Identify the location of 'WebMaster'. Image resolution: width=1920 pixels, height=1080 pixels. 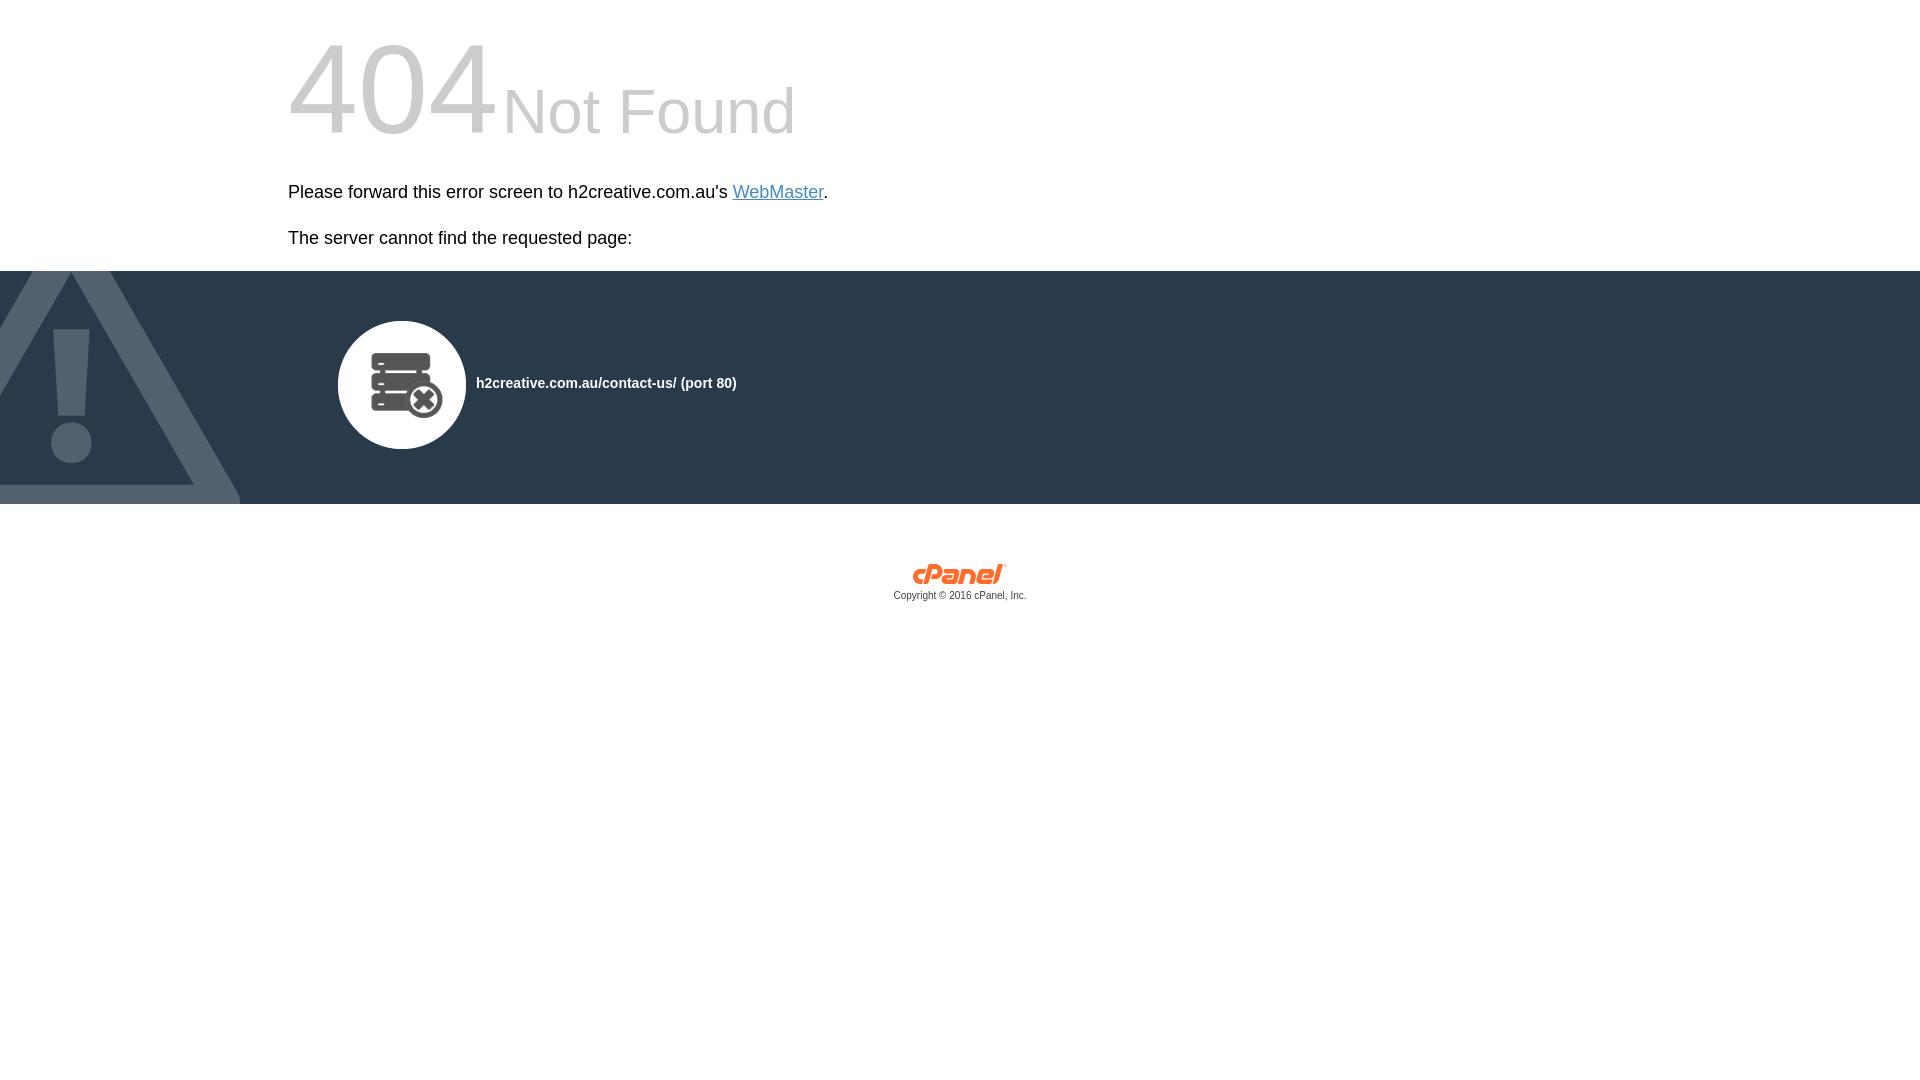
(732, 192).